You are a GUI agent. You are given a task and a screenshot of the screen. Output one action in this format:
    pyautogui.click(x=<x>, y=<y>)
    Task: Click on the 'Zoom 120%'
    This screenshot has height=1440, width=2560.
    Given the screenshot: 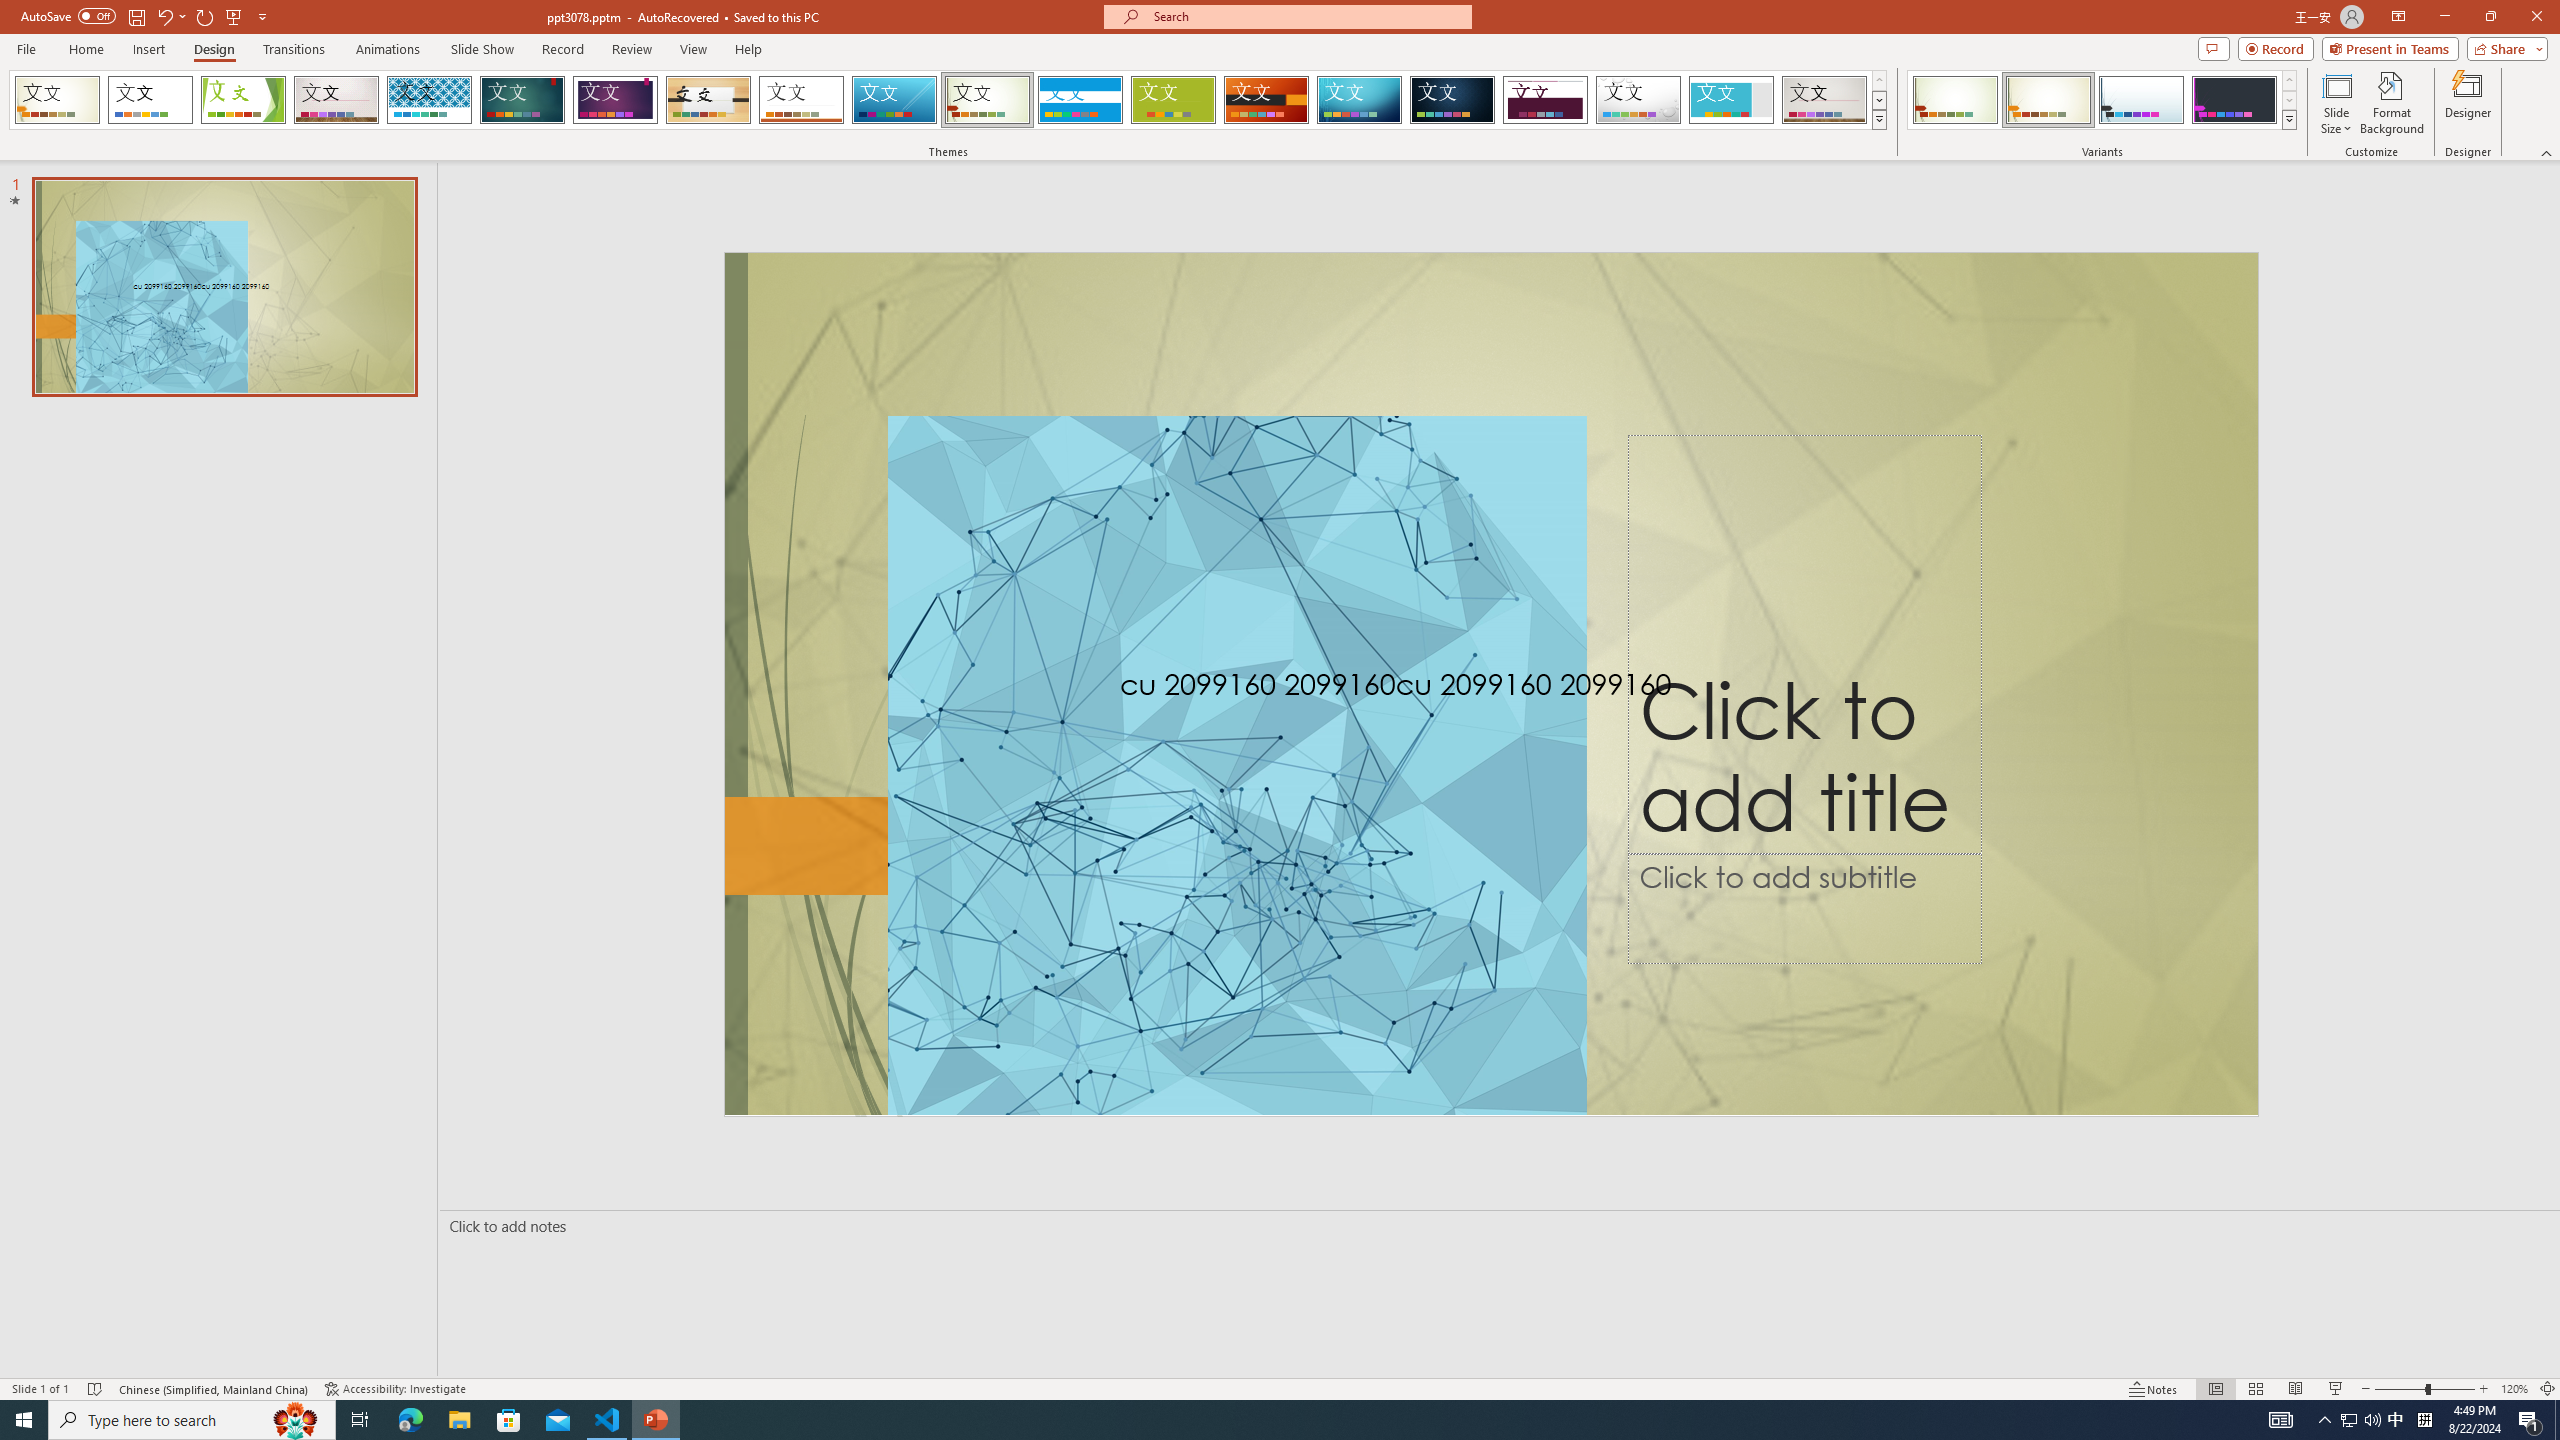 What is the action you would take?
    pyautogui.click(x=2515, y=1389)
    